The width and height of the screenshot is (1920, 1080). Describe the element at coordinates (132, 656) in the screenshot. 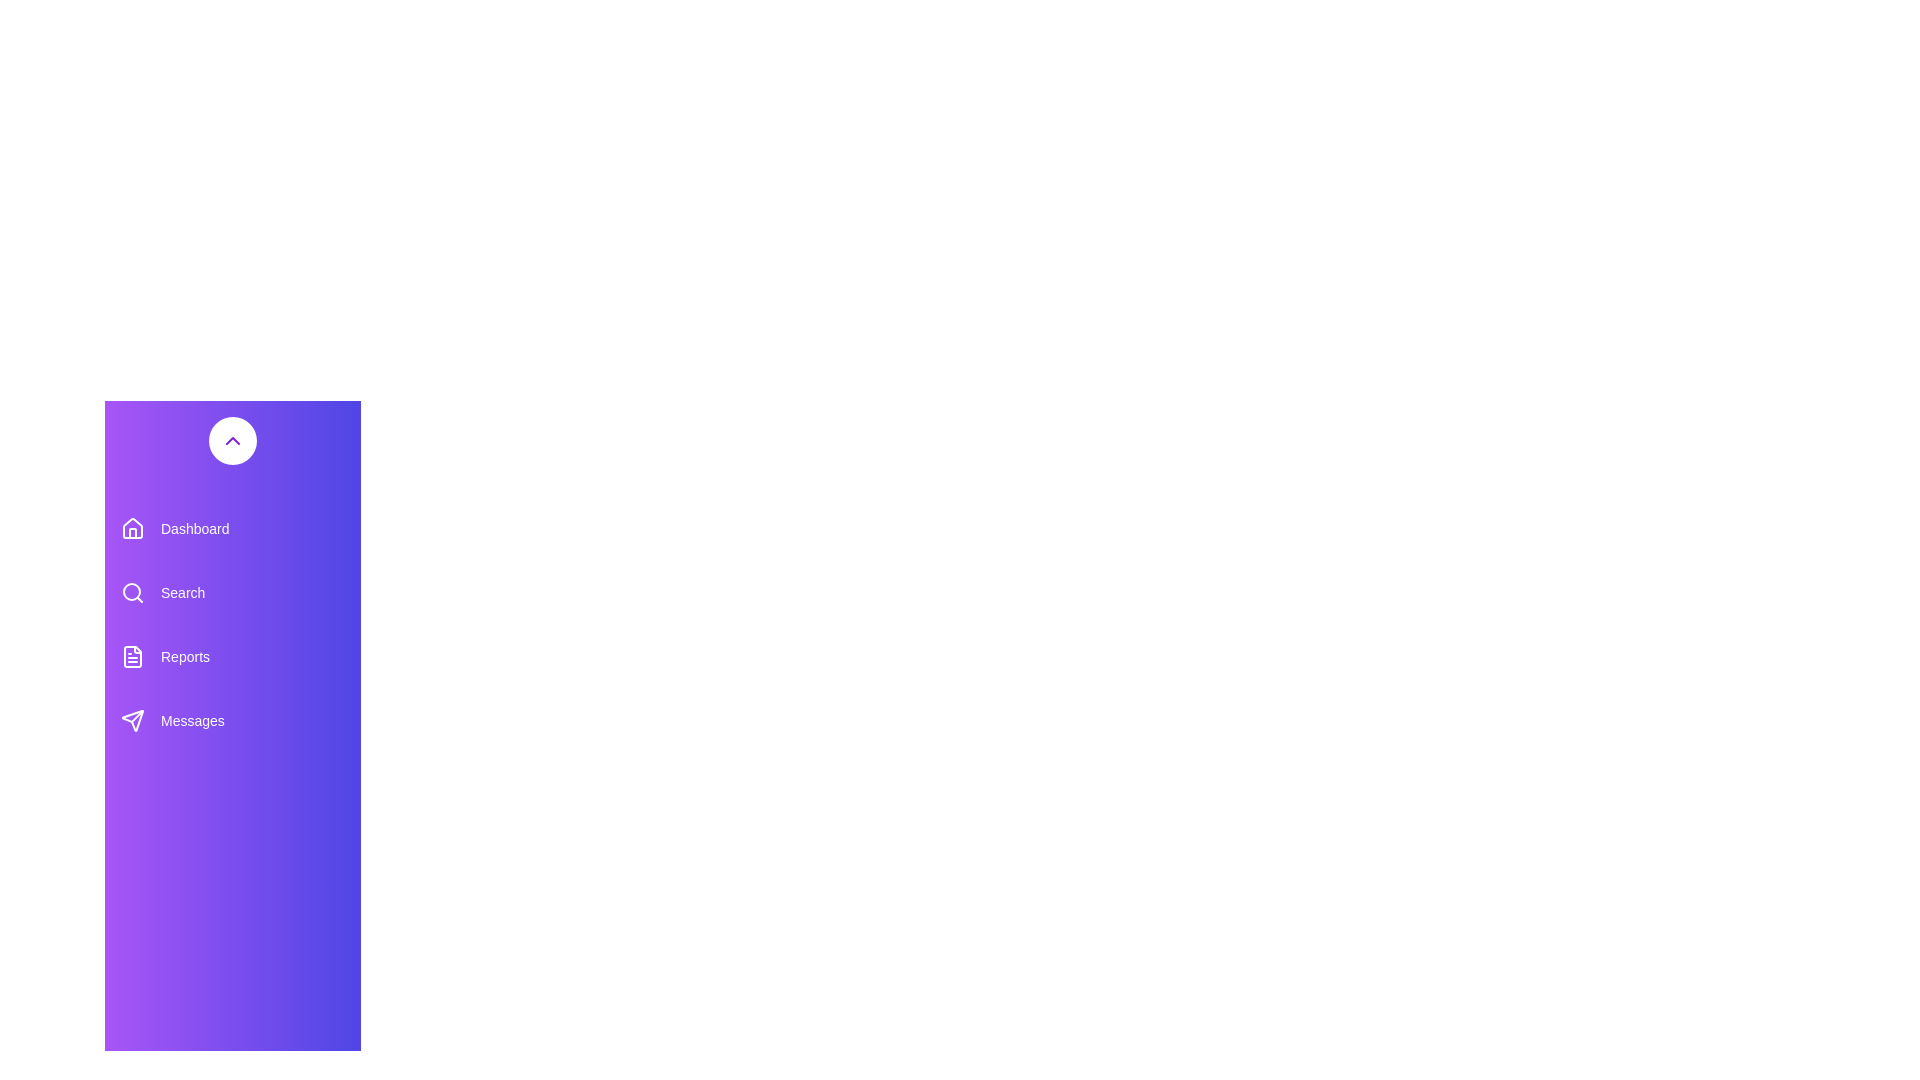

I see `the purple document icon located in the left sidebar navigation menu, adjacent to the 'Reports' text label` at that location.